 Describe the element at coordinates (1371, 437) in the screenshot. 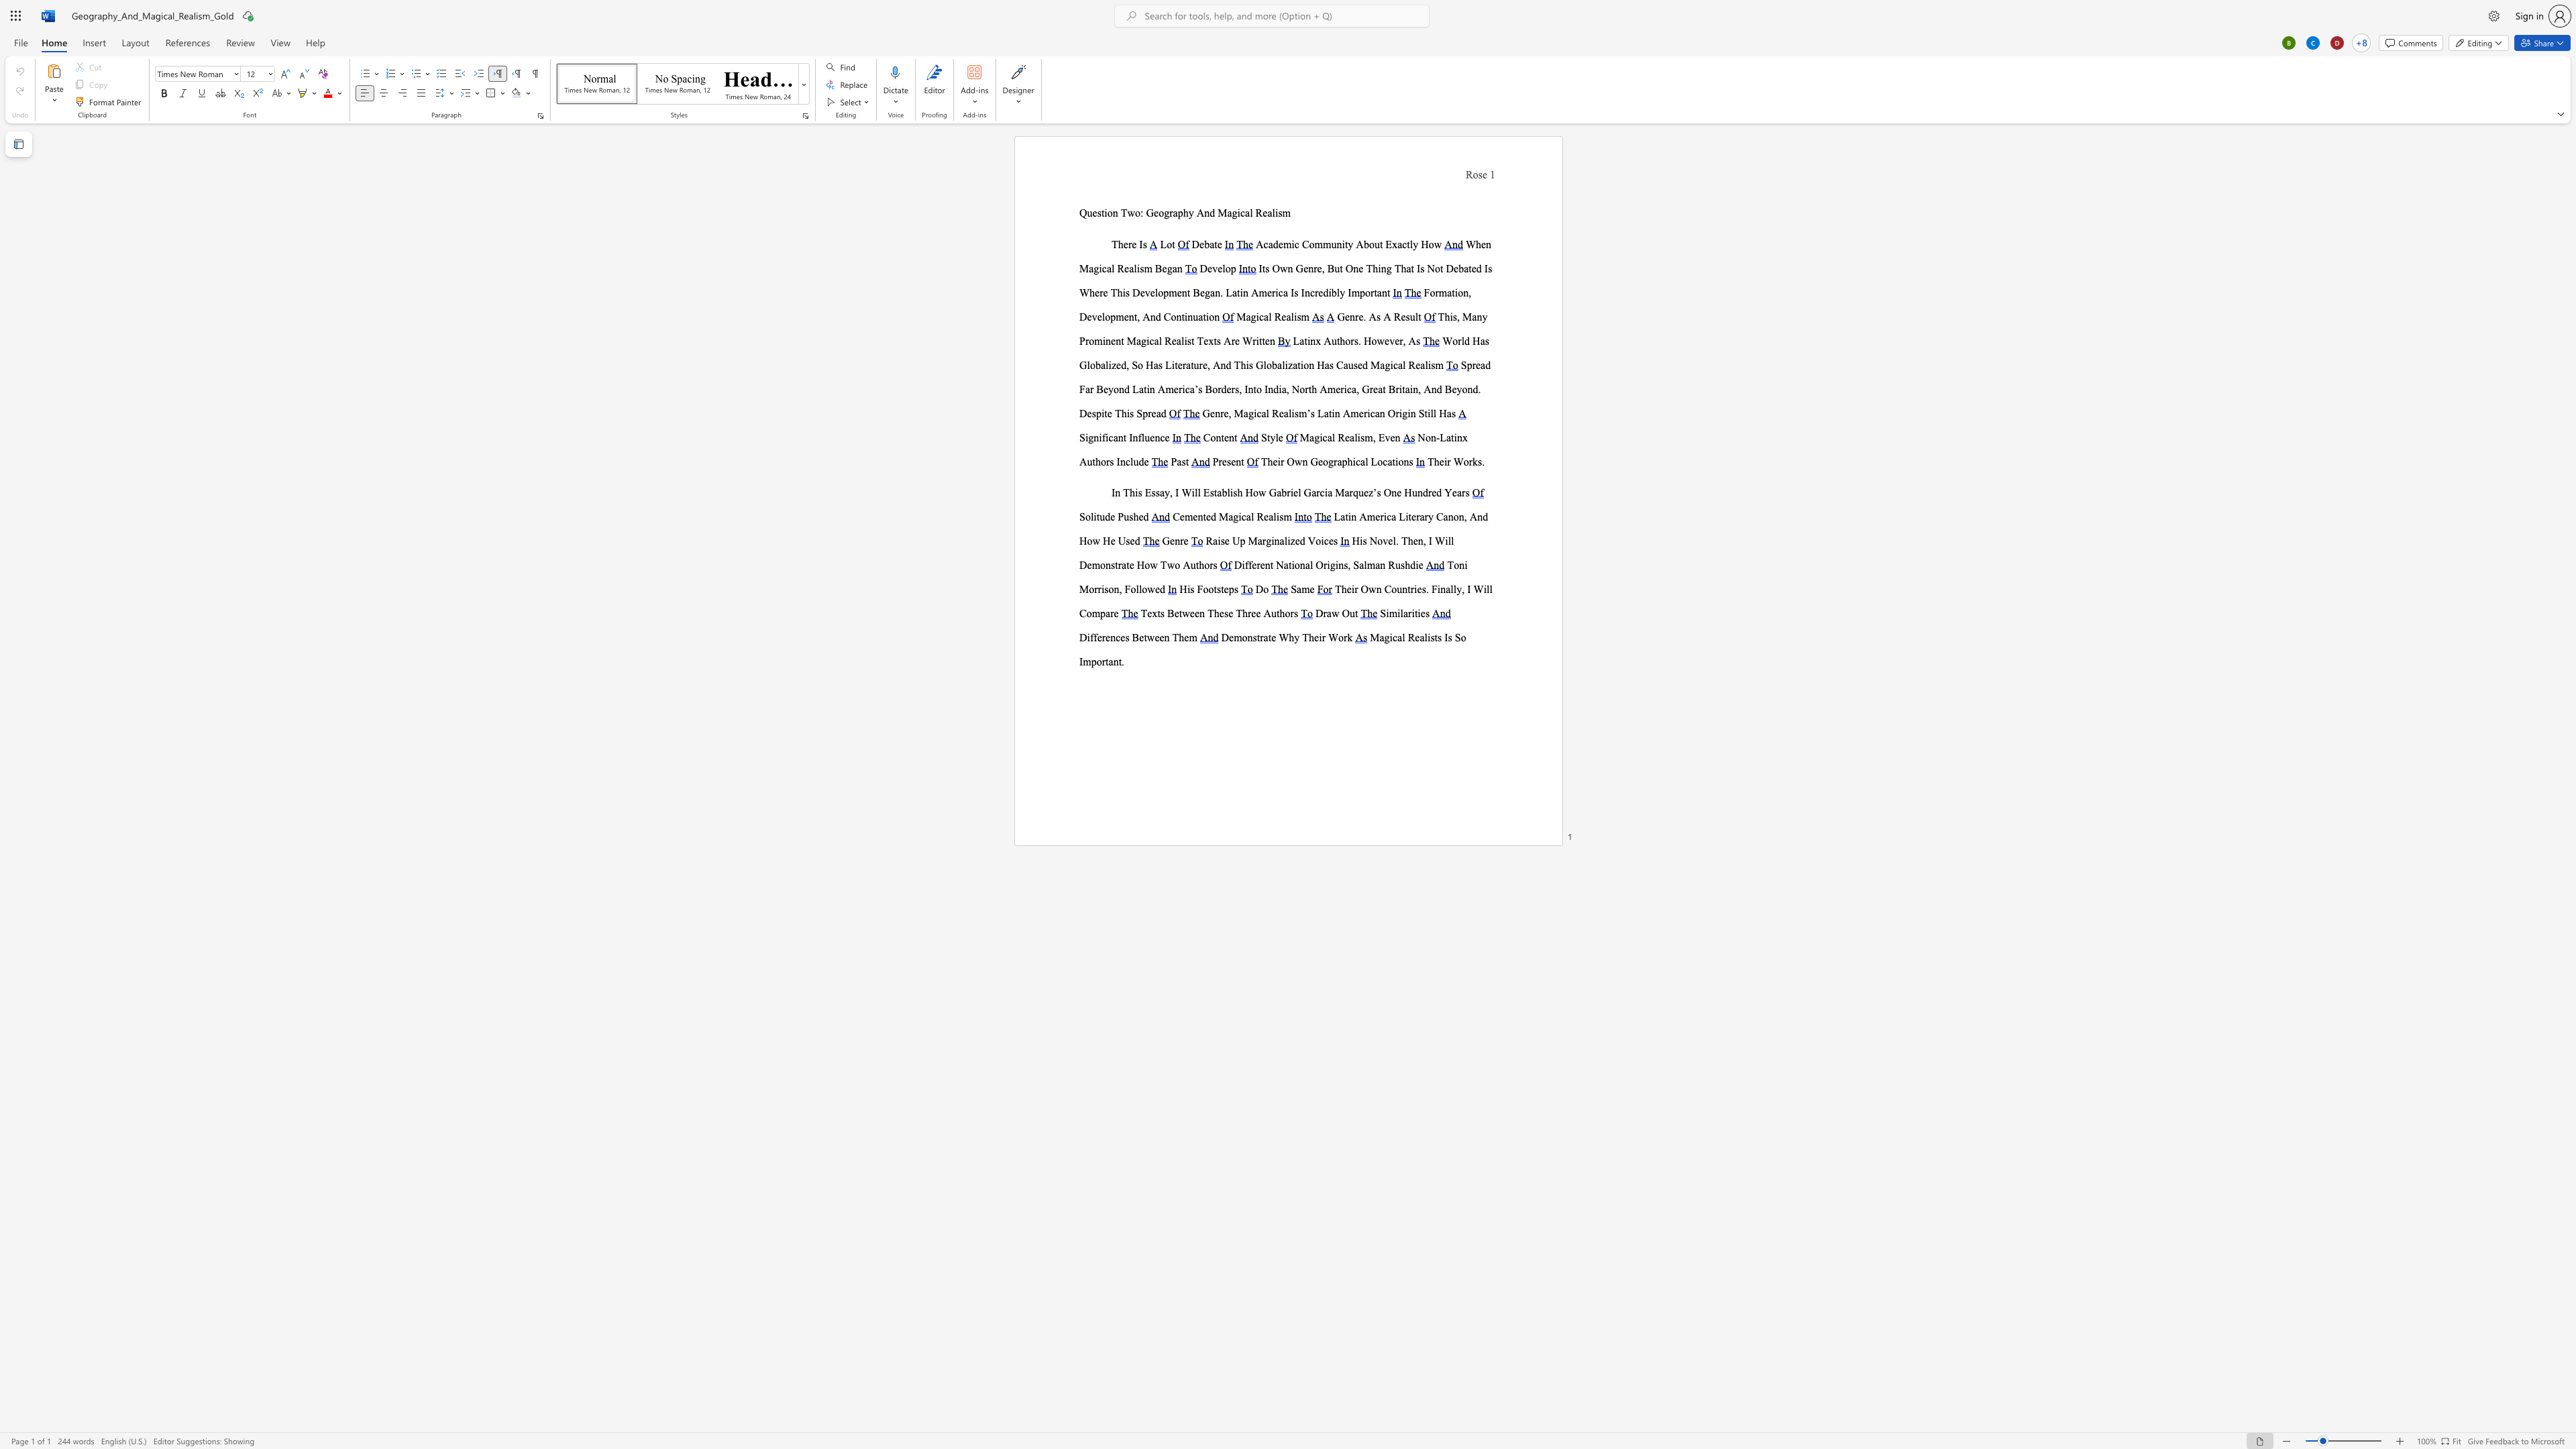

I see `the space between the continuous character "m" and "," in the text` at that location.